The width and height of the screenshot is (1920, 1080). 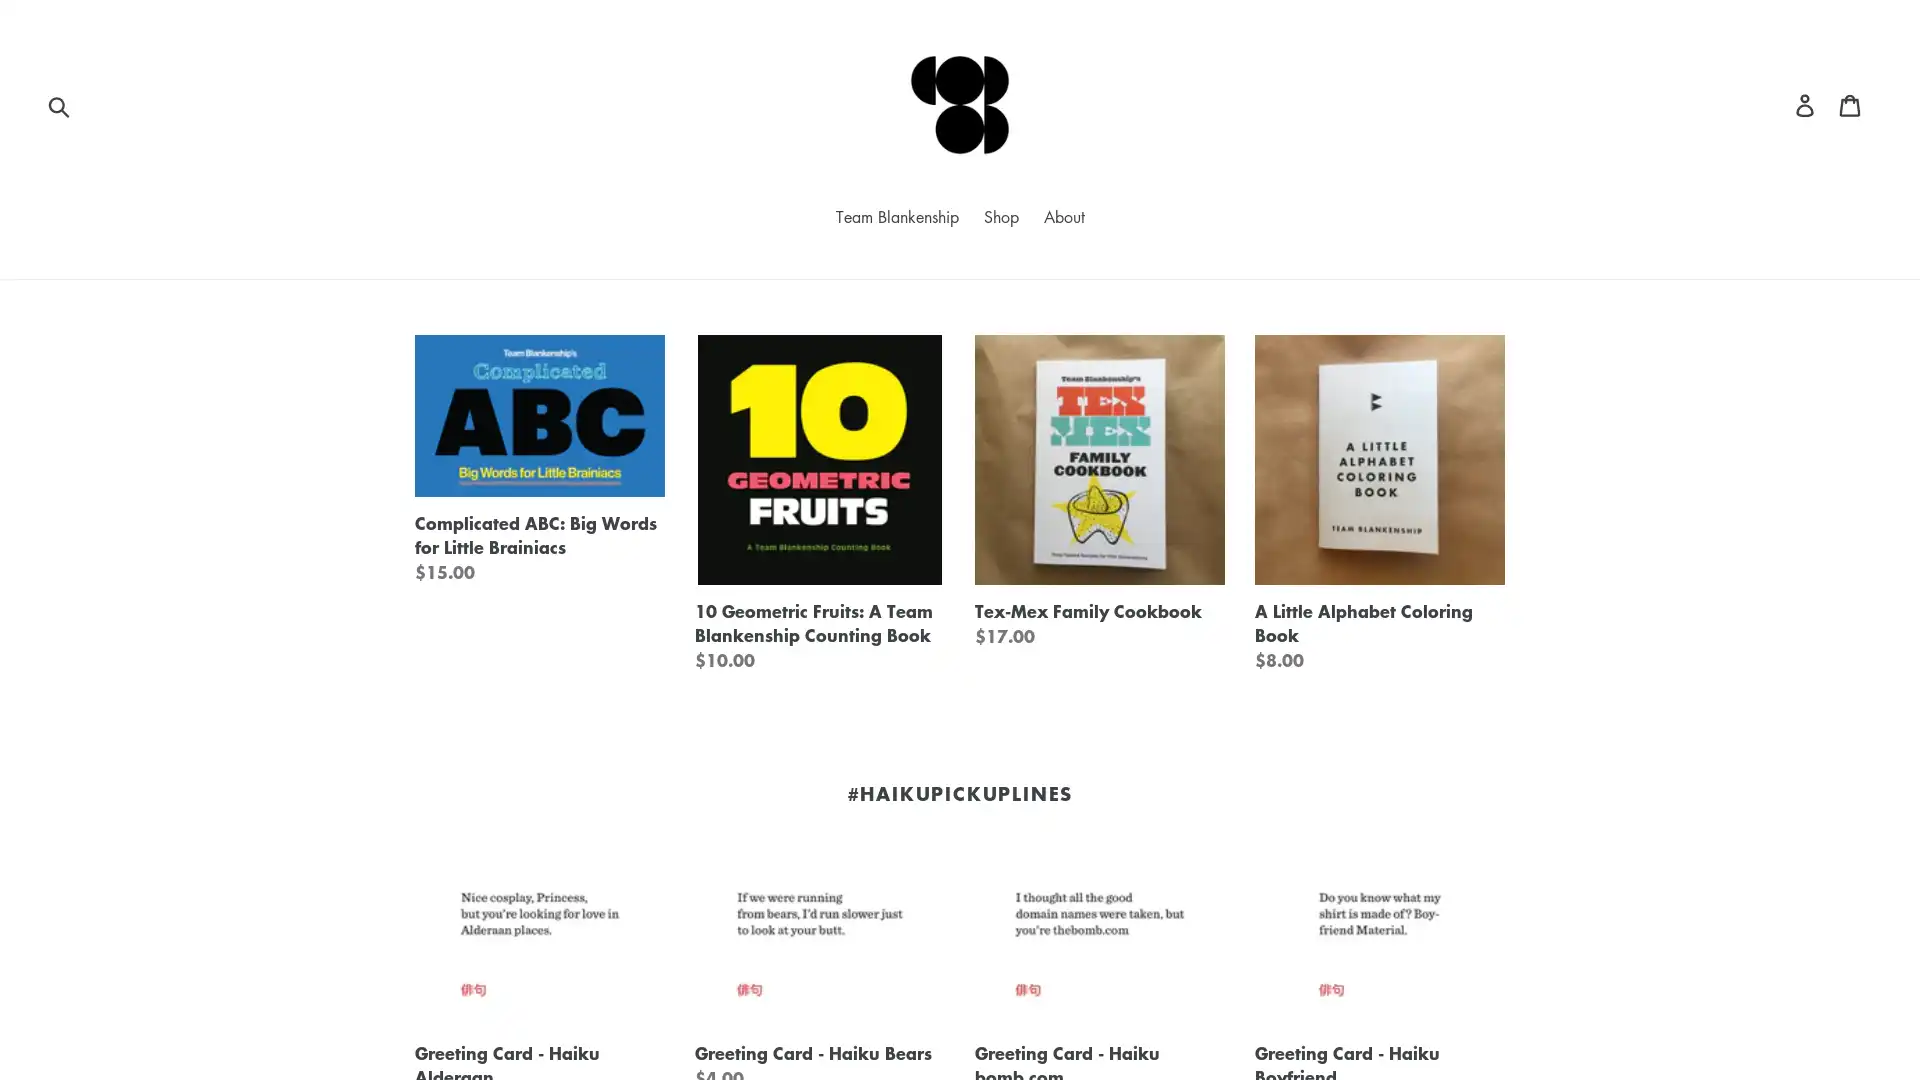 I want to click on Submit, so click(x=60, y=104).